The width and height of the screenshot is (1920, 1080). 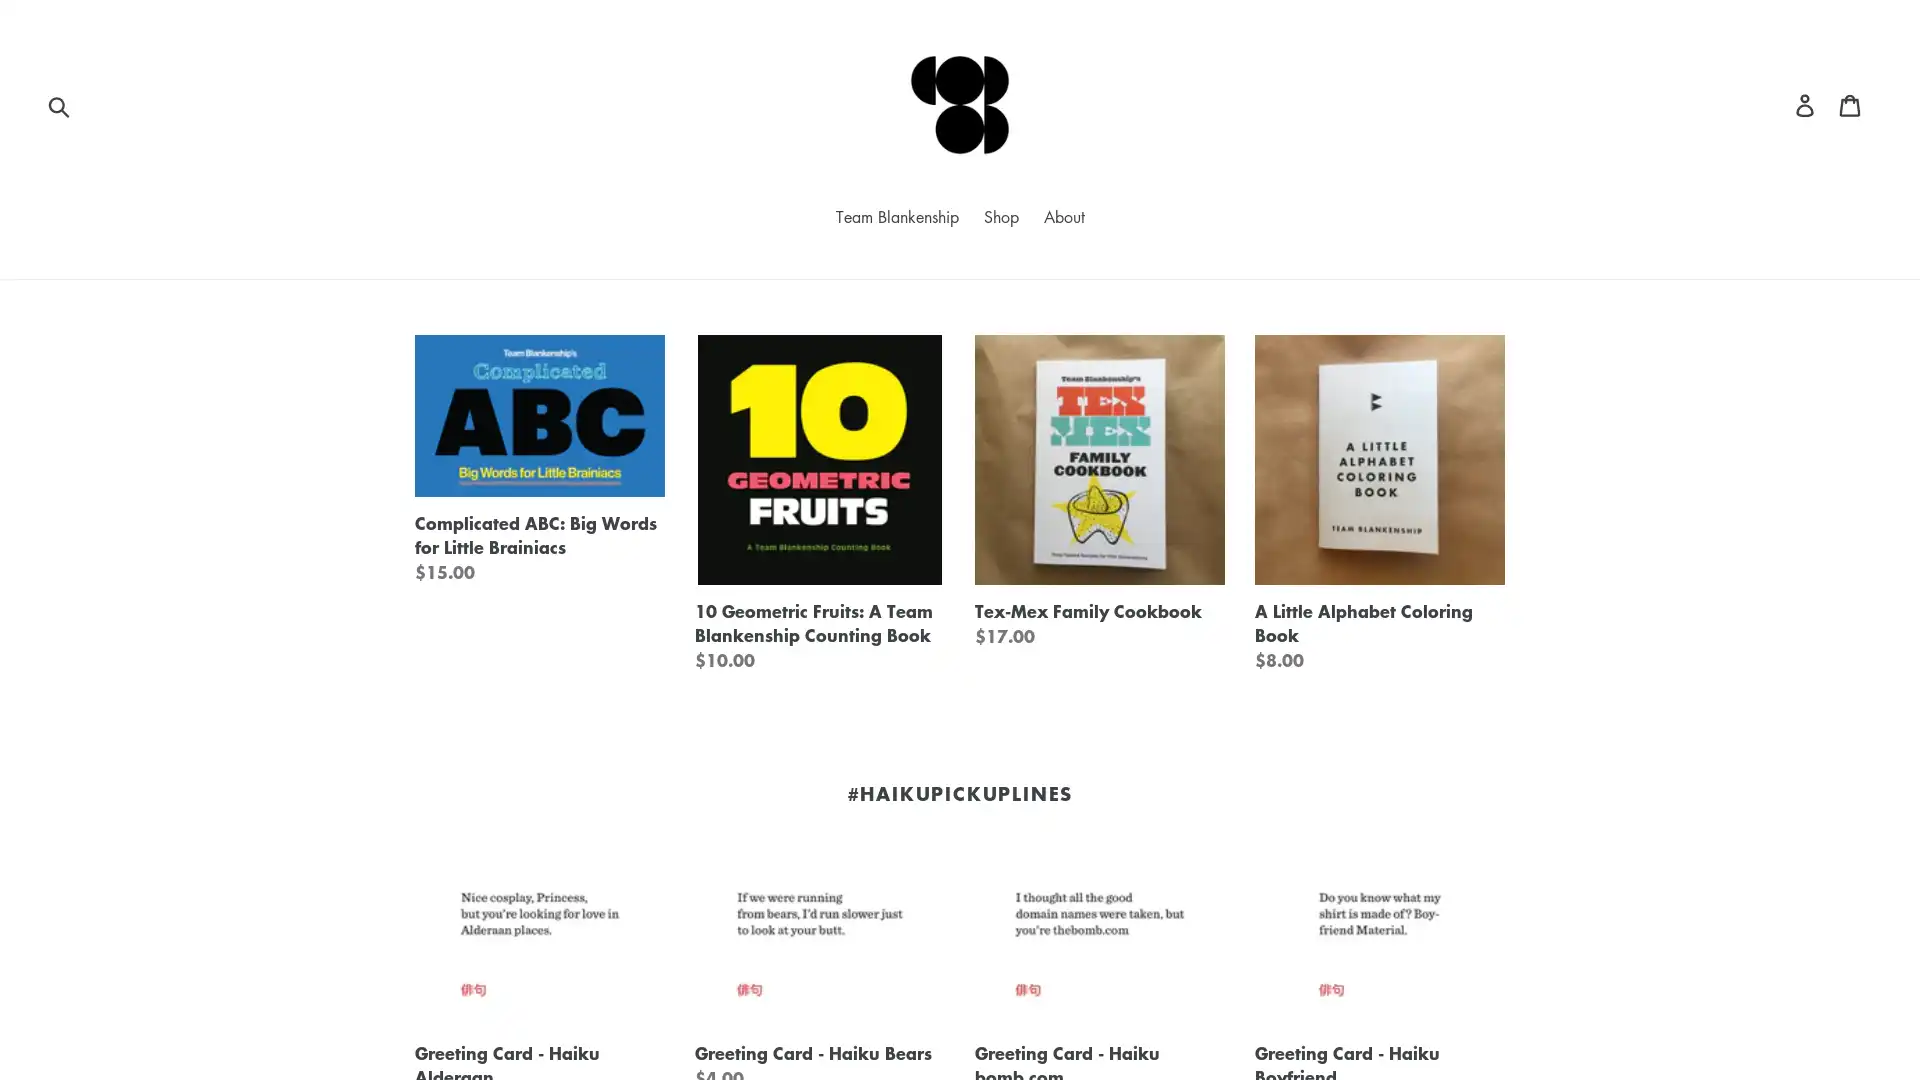 I want to click on Submit, so click(x=60, y=104).